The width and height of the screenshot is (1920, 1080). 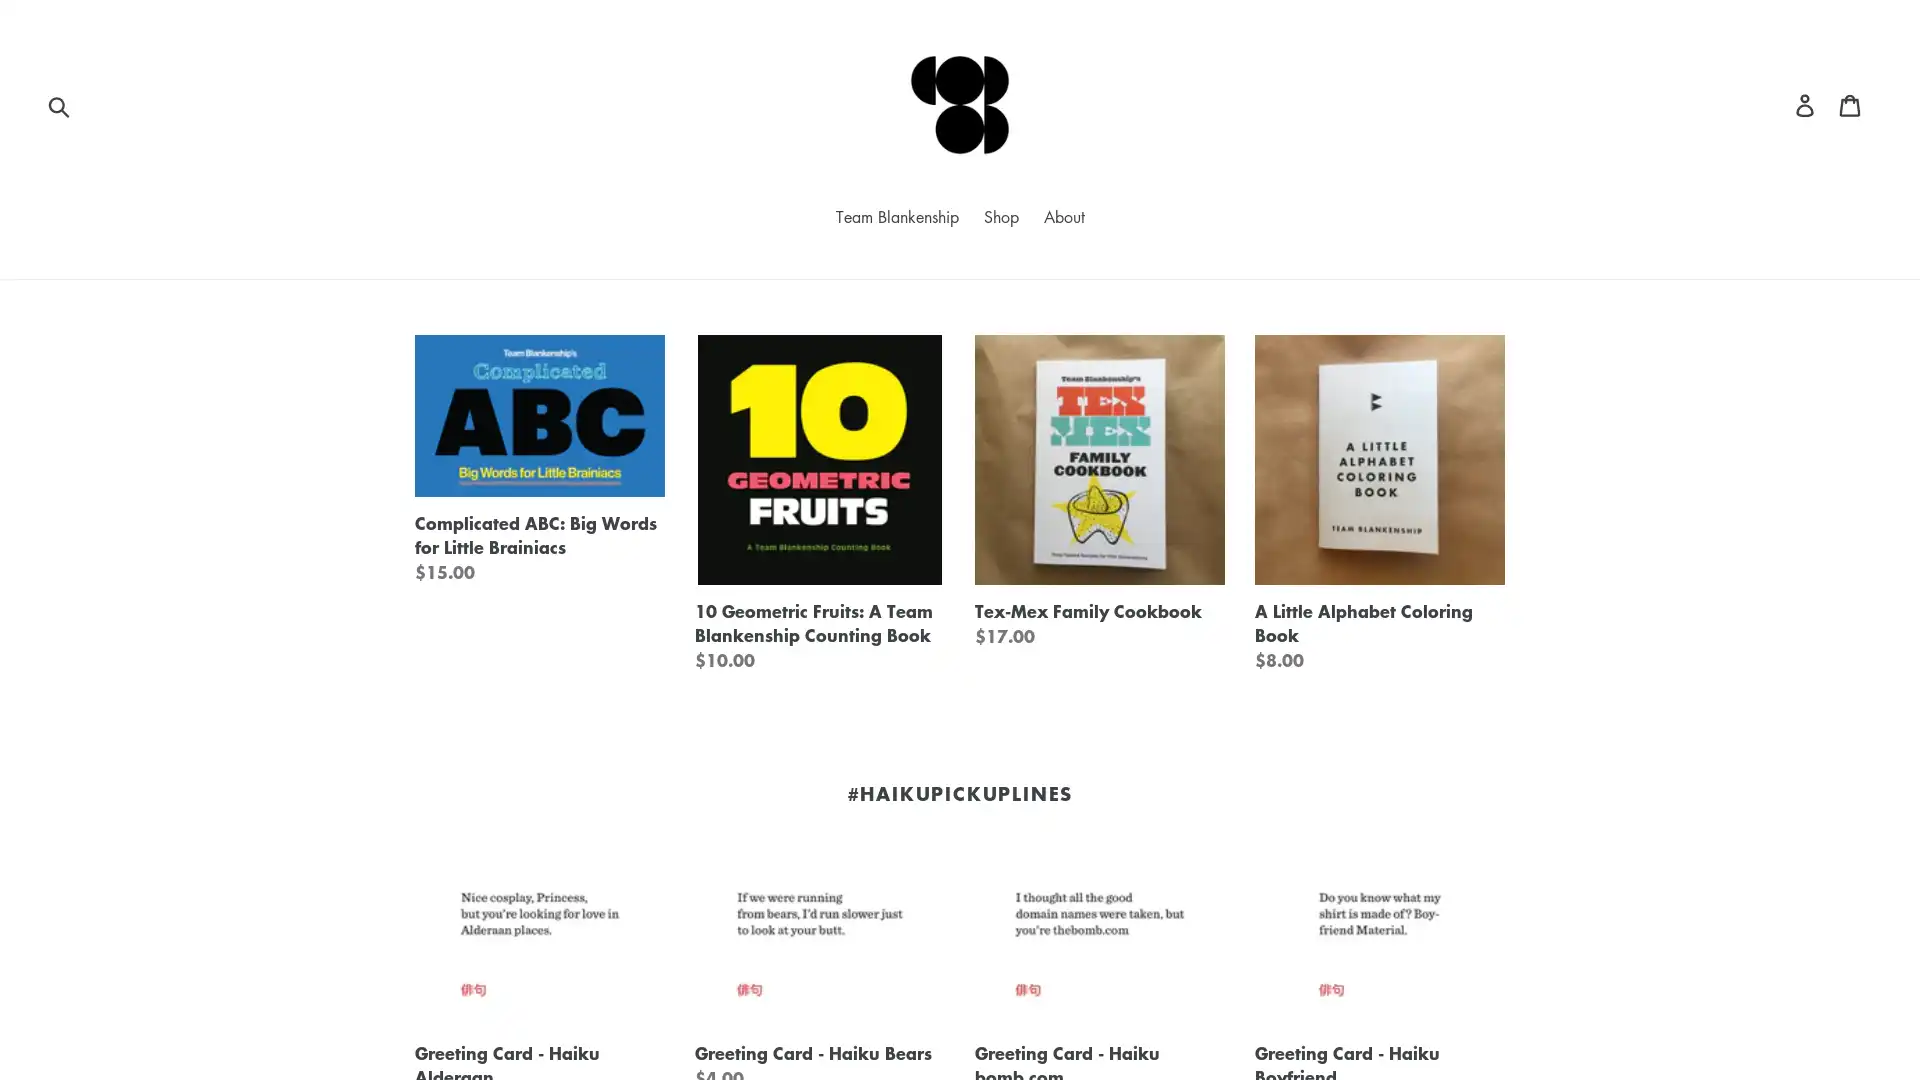 I want to click on Submit, so click(x=60, y=104).